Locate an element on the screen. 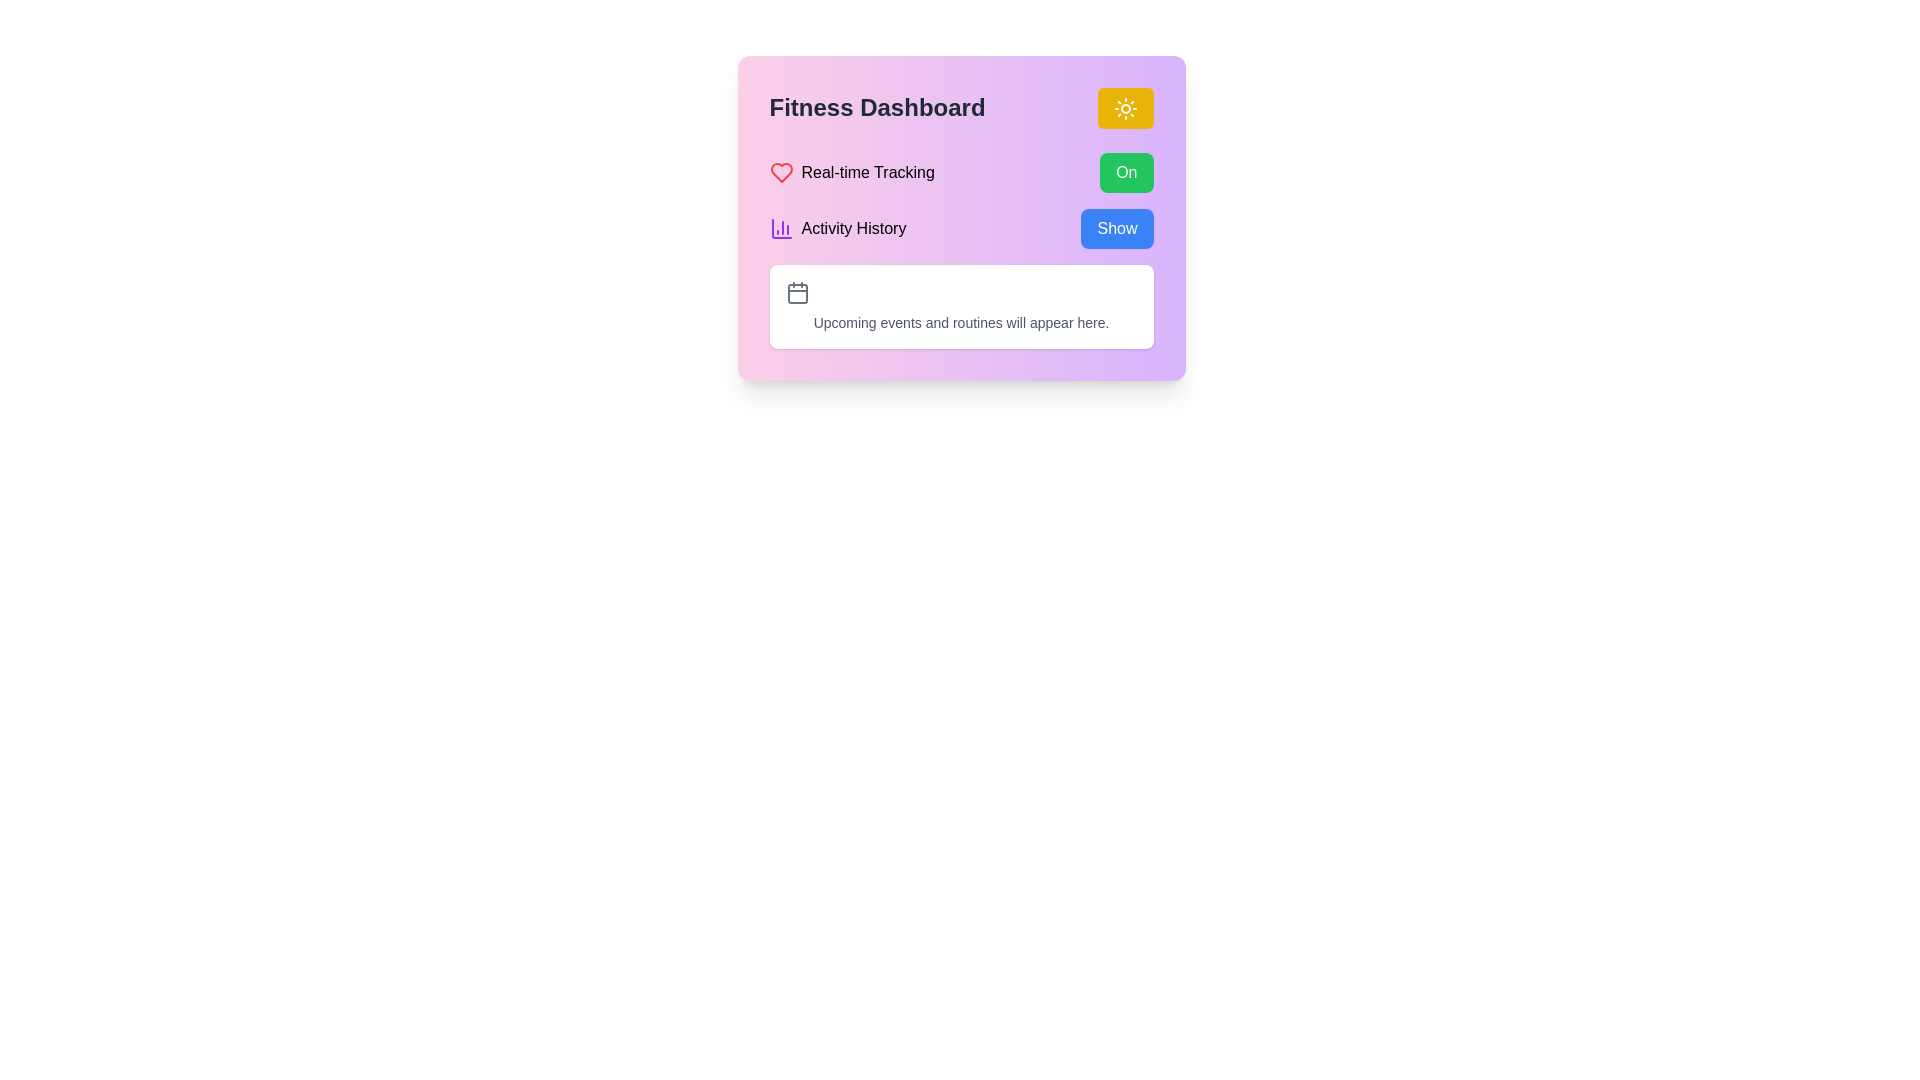  the text and icon combination that serves as a header or title for the activity history section, positioned above the 'Show' button in the horizontal layout is located at coordinates (837, 227).